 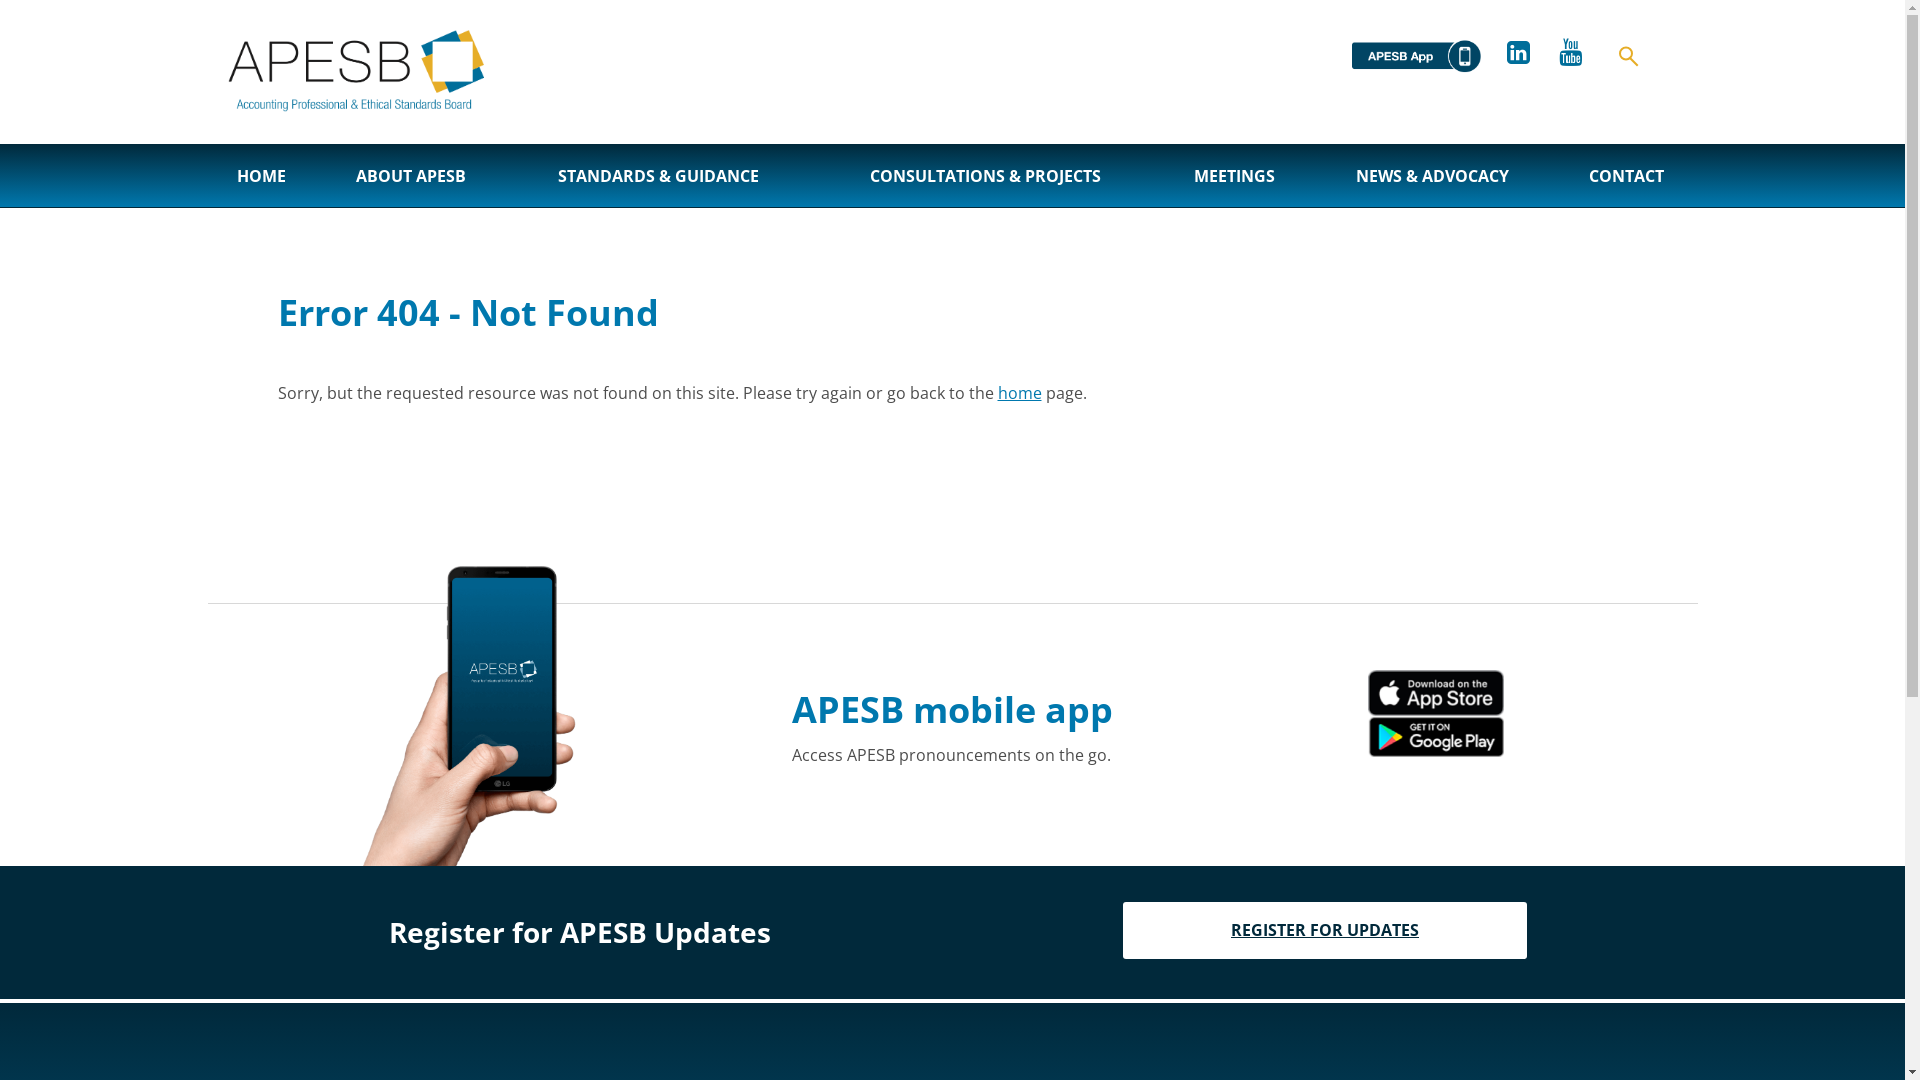 What do you see at coordinates (1019, 393) in the screenshot?
I see `'home'` at bounding box center [1019, 393].